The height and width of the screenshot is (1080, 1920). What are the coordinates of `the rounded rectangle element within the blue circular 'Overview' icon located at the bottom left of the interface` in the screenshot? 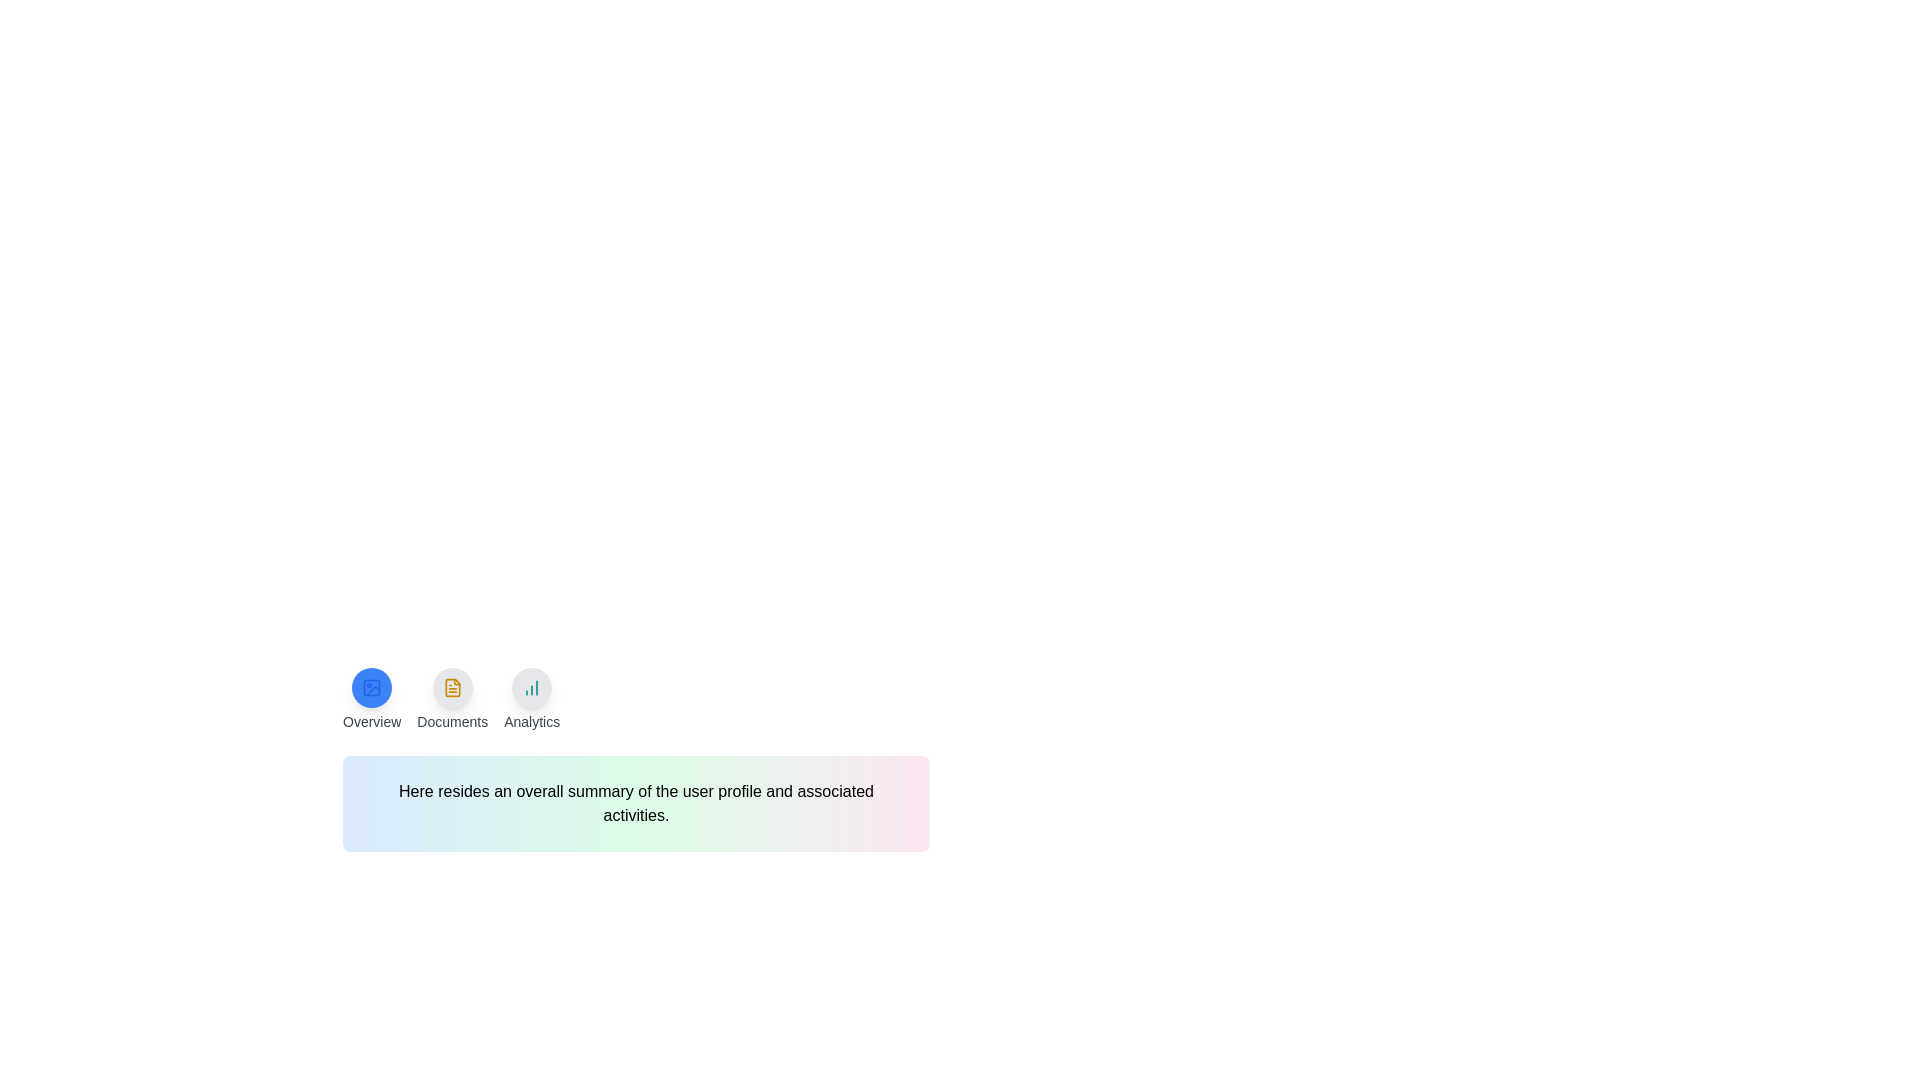 It's located at (372, 686).